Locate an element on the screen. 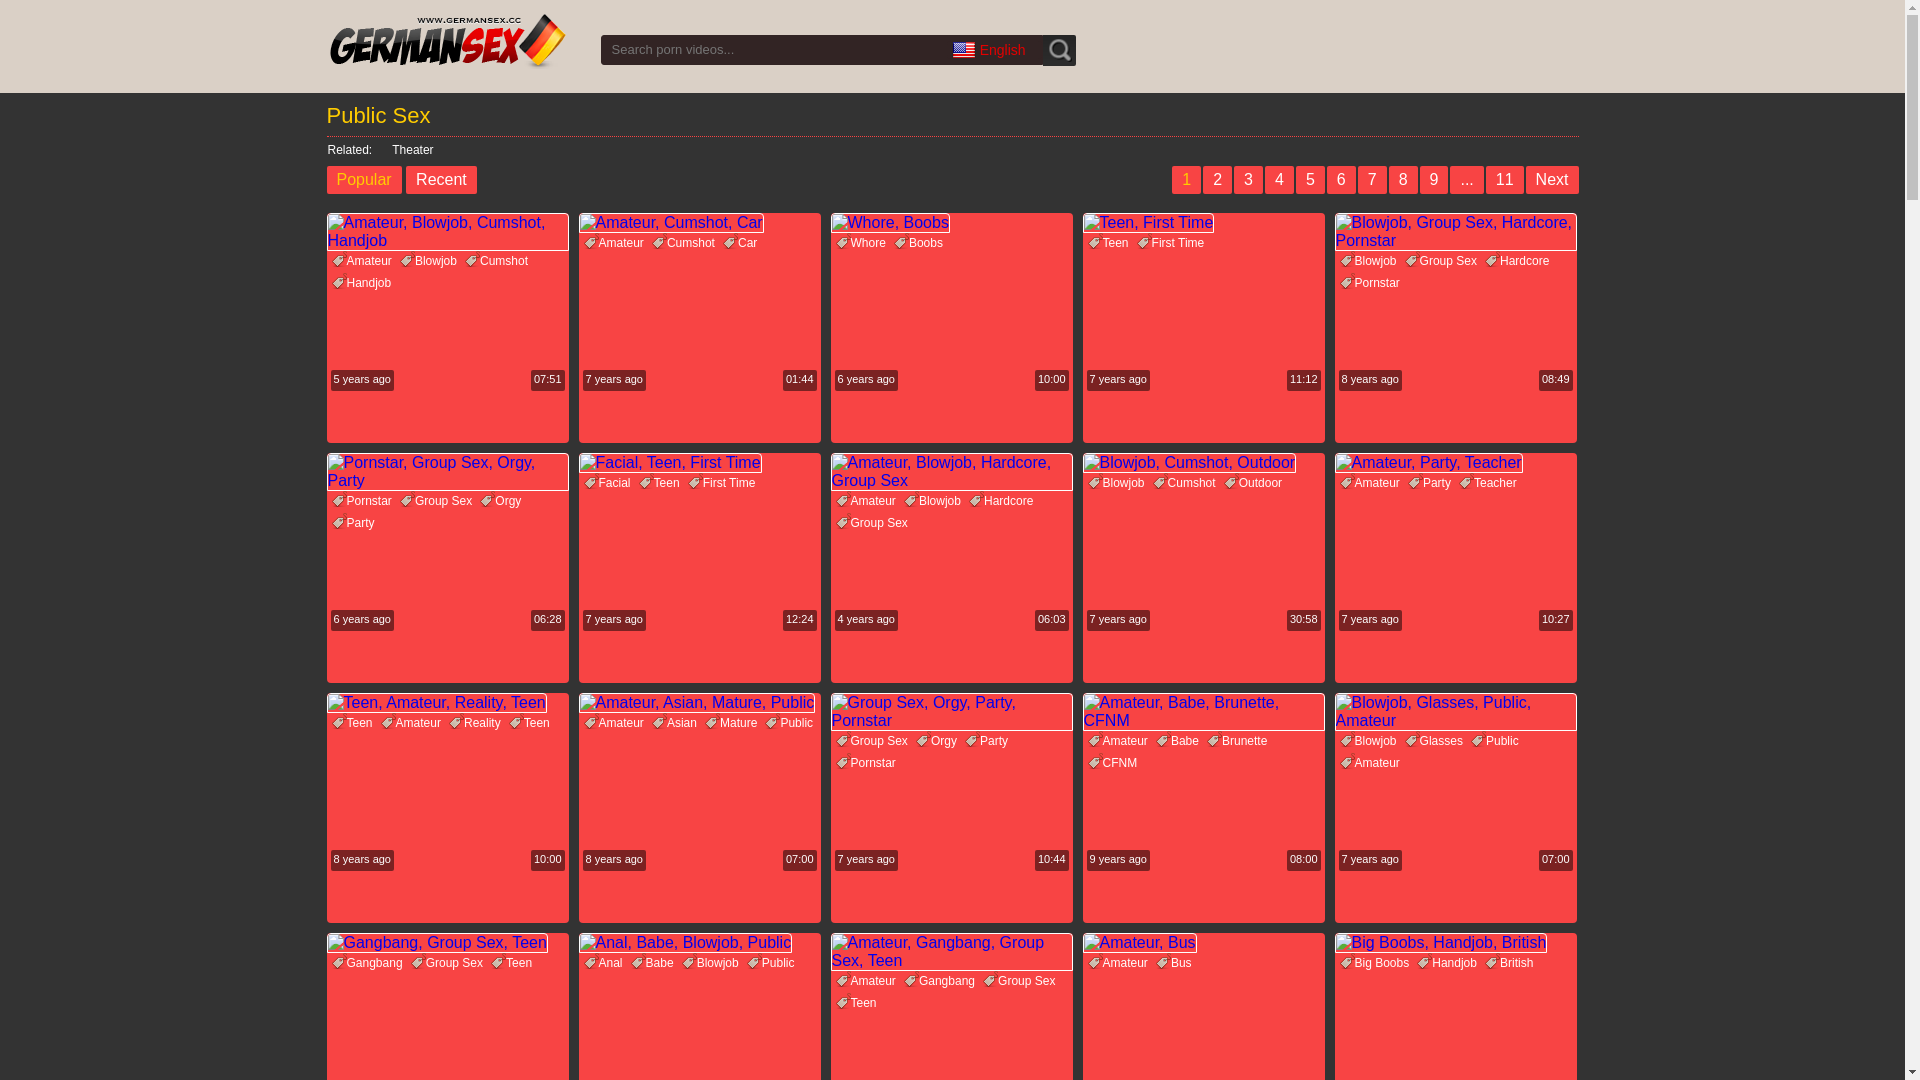  'Recent' is located at coordinates (440, 180).